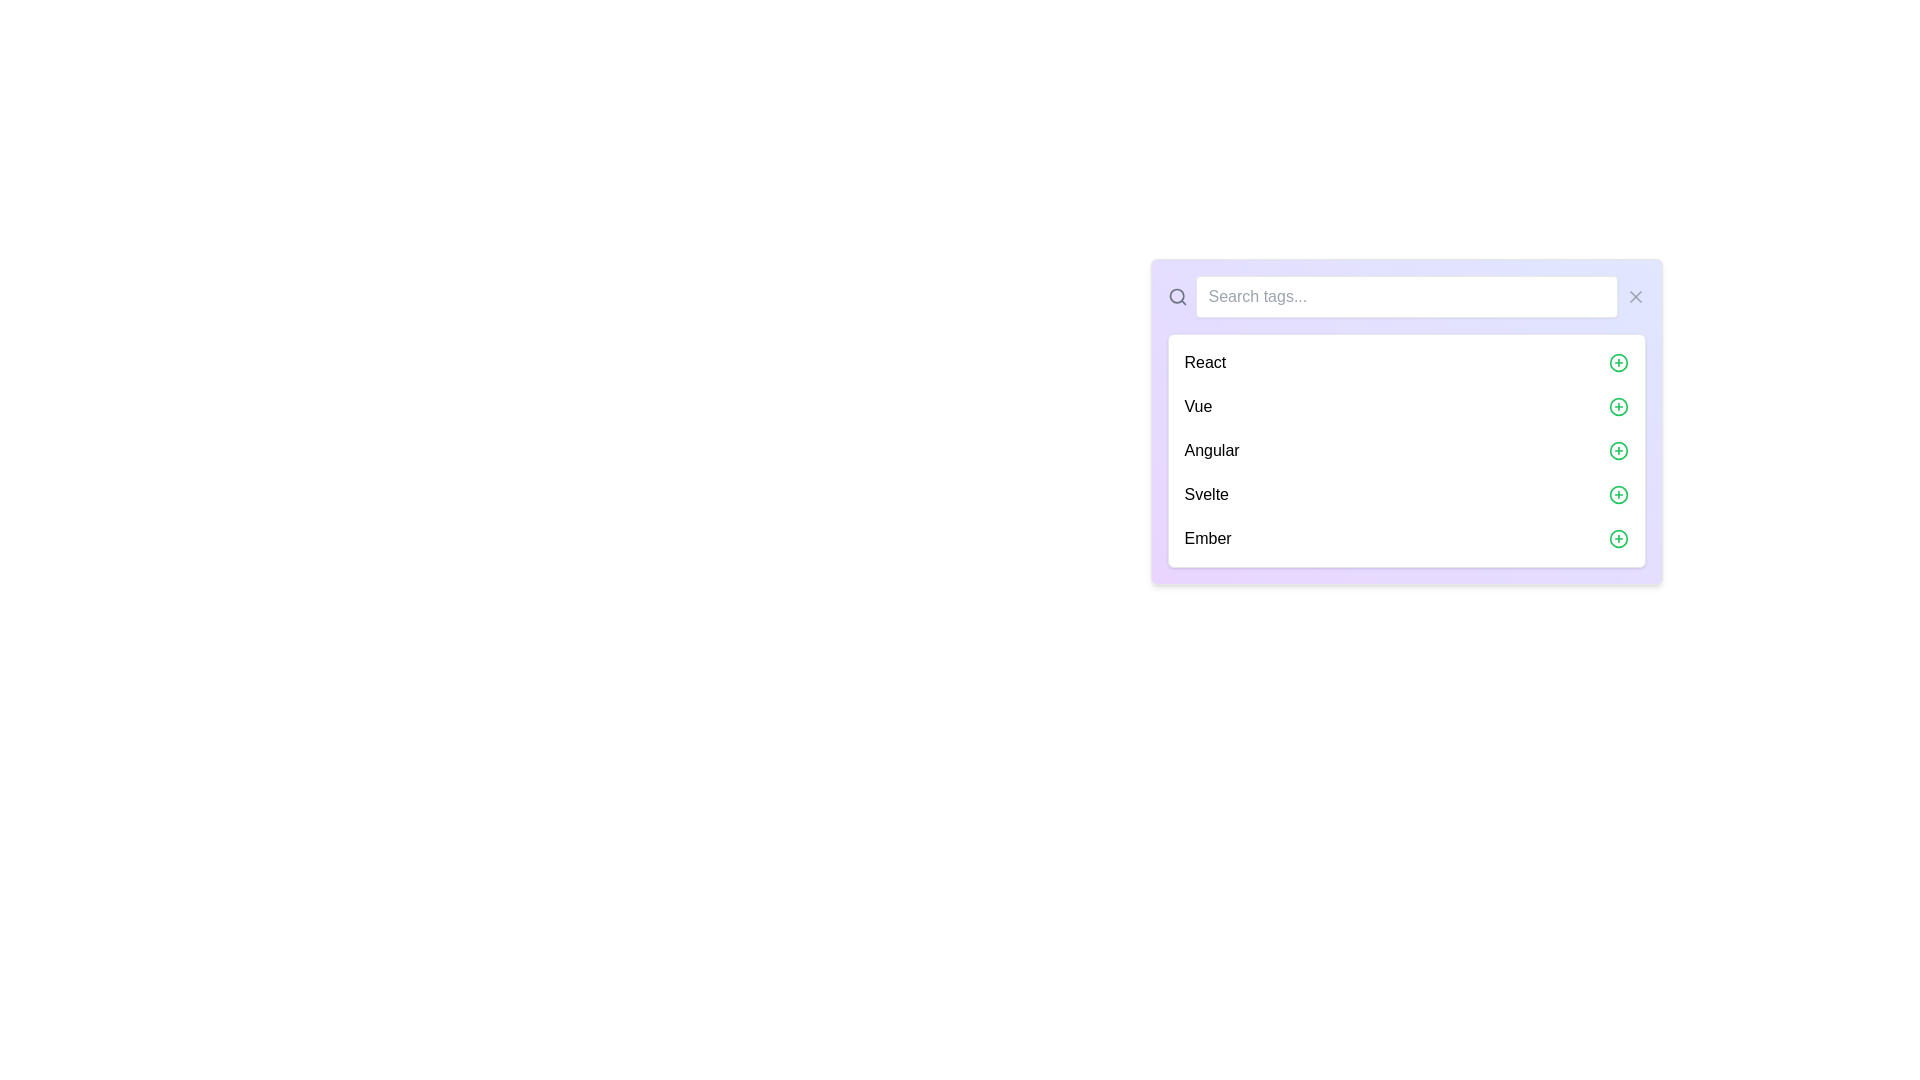 The width and height of the screenshot is (1920, 1080). Describe the element at coordinates (1618, 494) in the screenshot. I see `the interactive button on the rightmost side of the 'Svelte' row` at that location.